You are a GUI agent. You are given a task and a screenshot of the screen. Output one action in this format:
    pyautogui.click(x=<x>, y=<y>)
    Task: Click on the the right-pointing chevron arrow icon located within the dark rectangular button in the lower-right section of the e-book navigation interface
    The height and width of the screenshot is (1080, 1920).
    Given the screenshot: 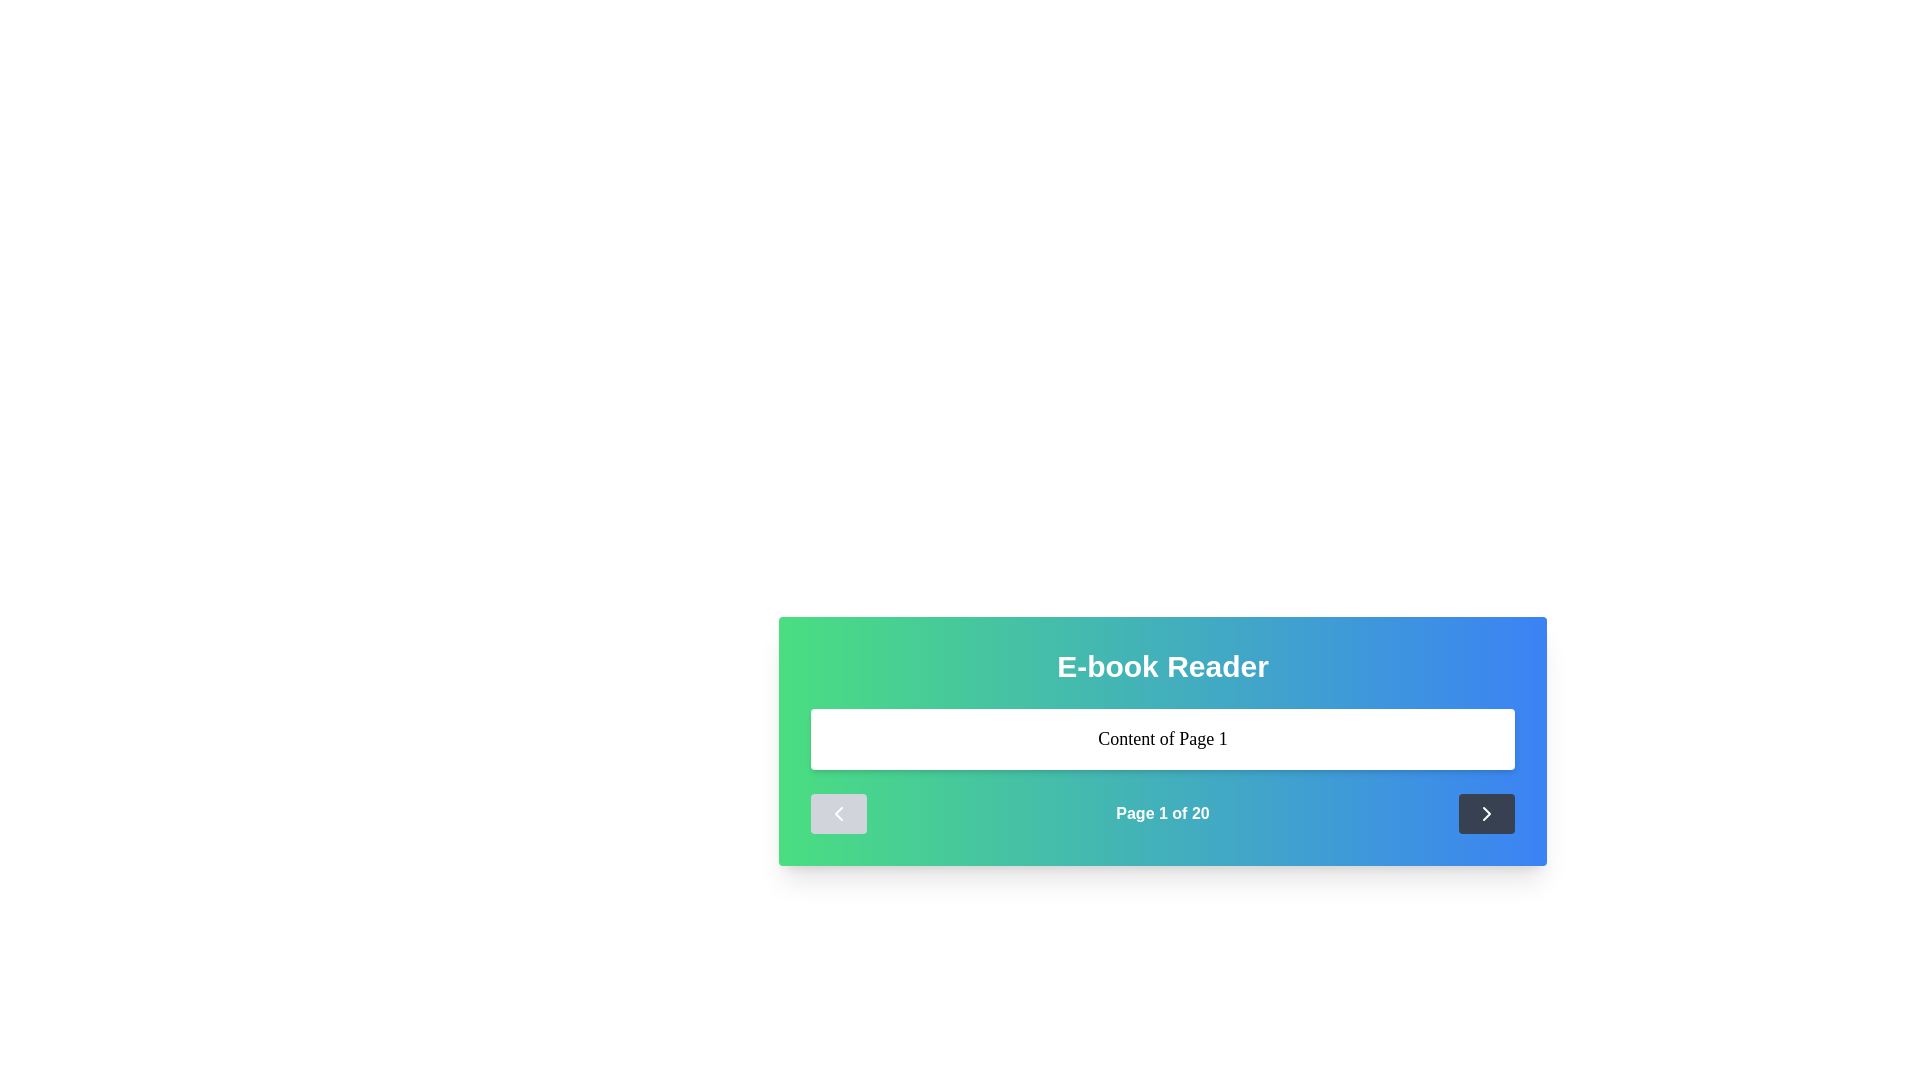 What is the action you would take?
    pyautogui.click(x=1487, y=814)
    